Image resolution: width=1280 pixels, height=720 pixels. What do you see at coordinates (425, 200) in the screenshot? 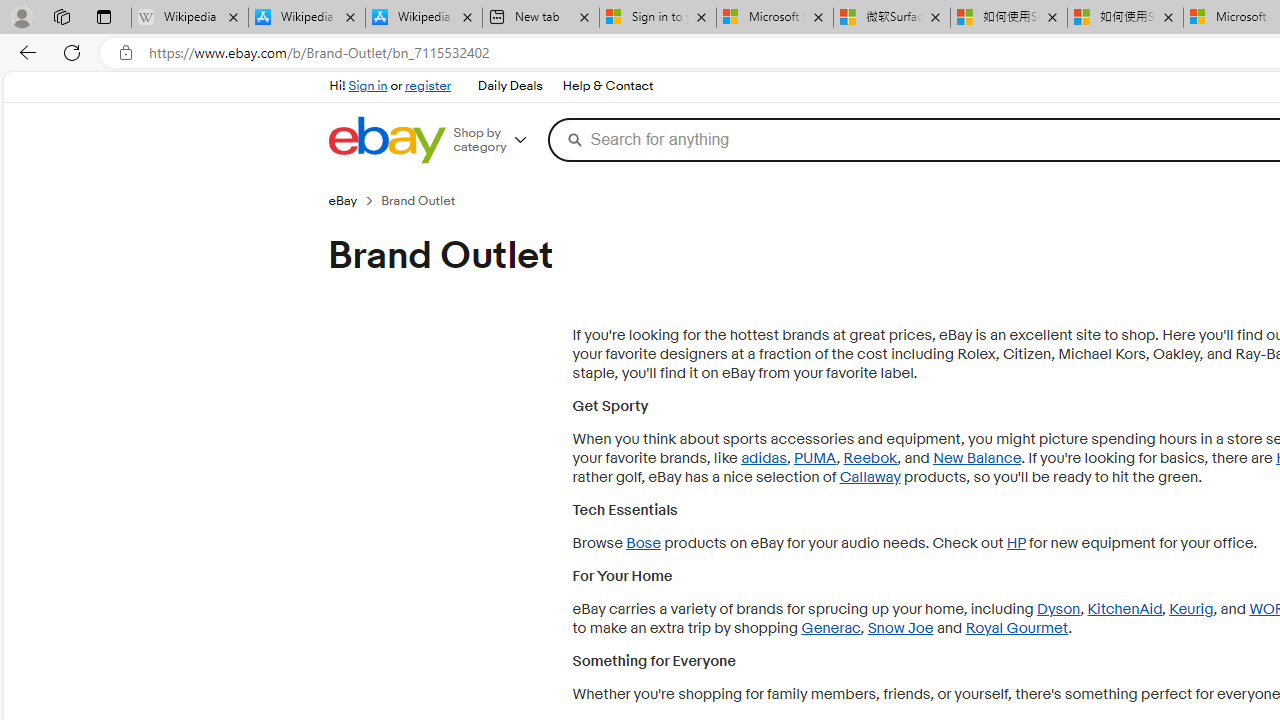
I see `'Brand Outlet'` at bounding box center [425, 200].